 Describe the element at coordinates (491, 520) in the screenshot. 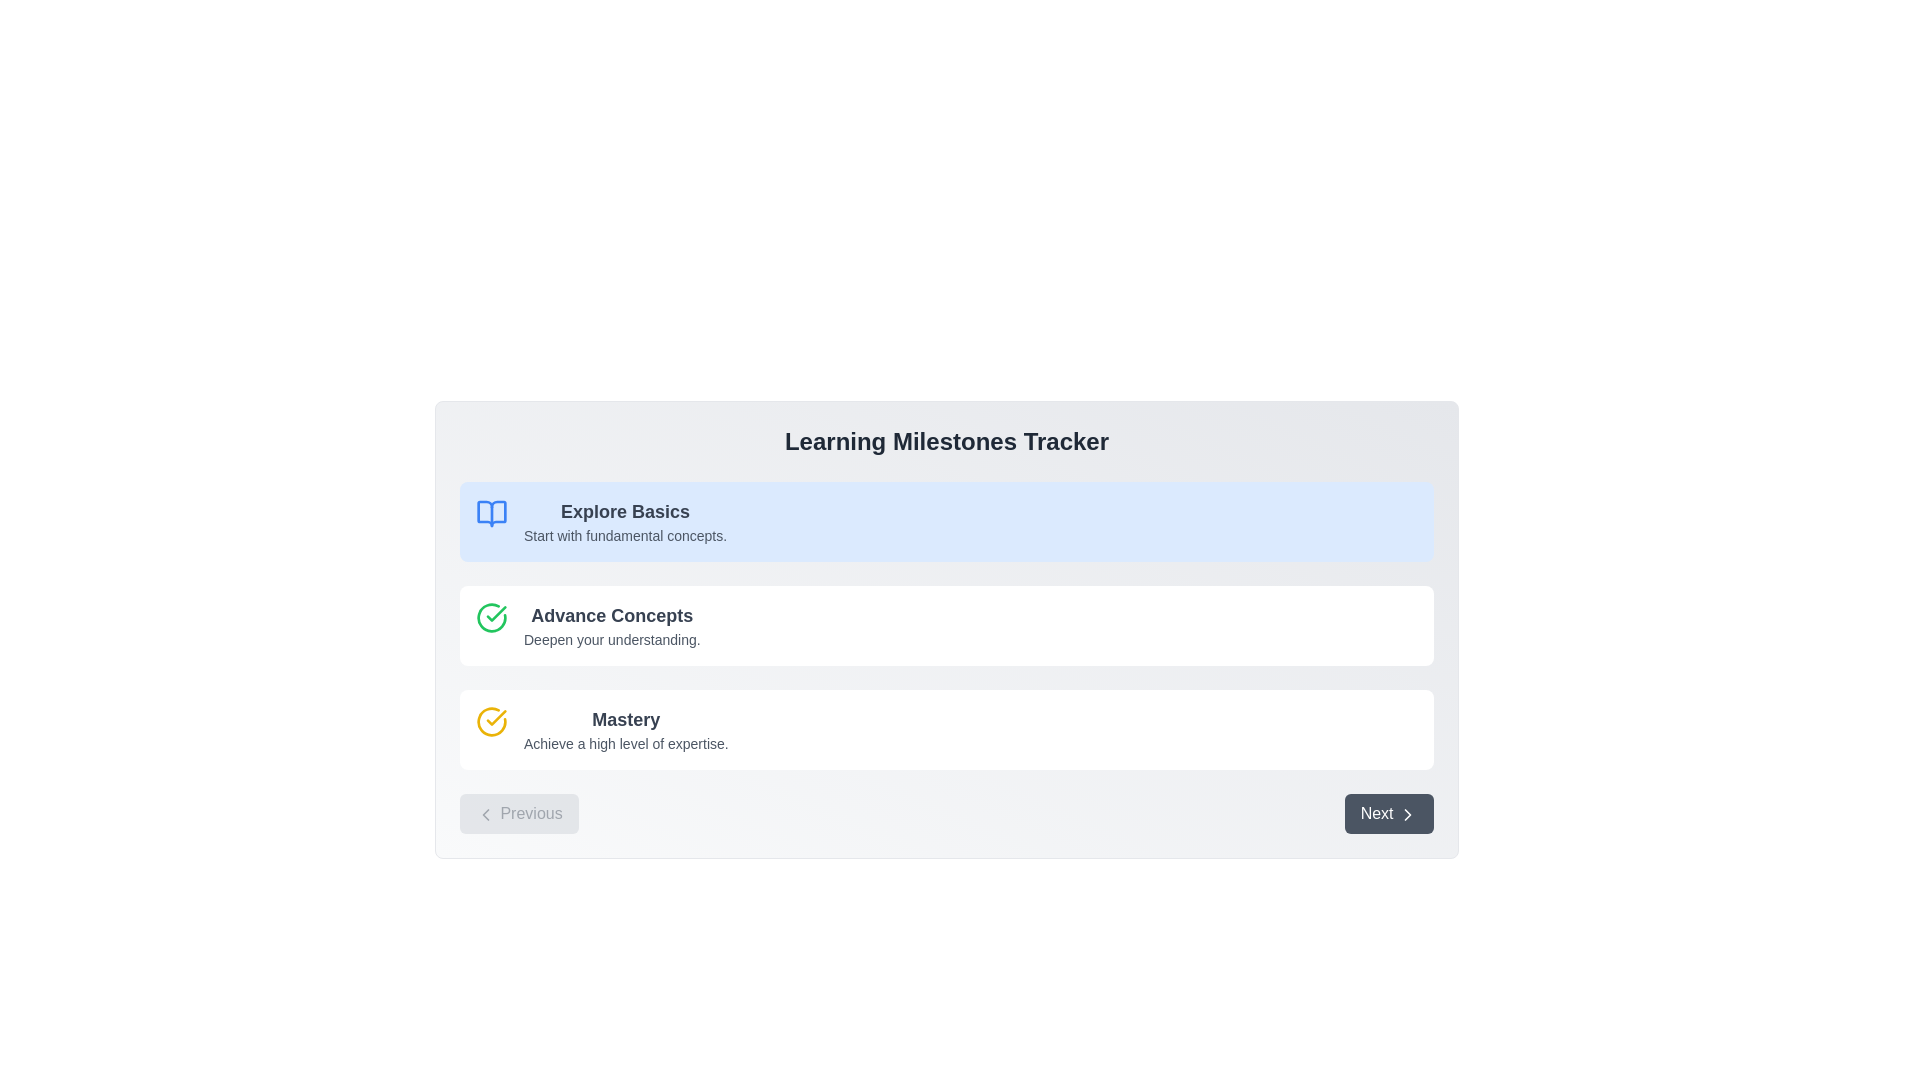

I see `the decorative icon located in the top-left corner of the 'Explore Basics' card, adjacent to the card title` at that location.